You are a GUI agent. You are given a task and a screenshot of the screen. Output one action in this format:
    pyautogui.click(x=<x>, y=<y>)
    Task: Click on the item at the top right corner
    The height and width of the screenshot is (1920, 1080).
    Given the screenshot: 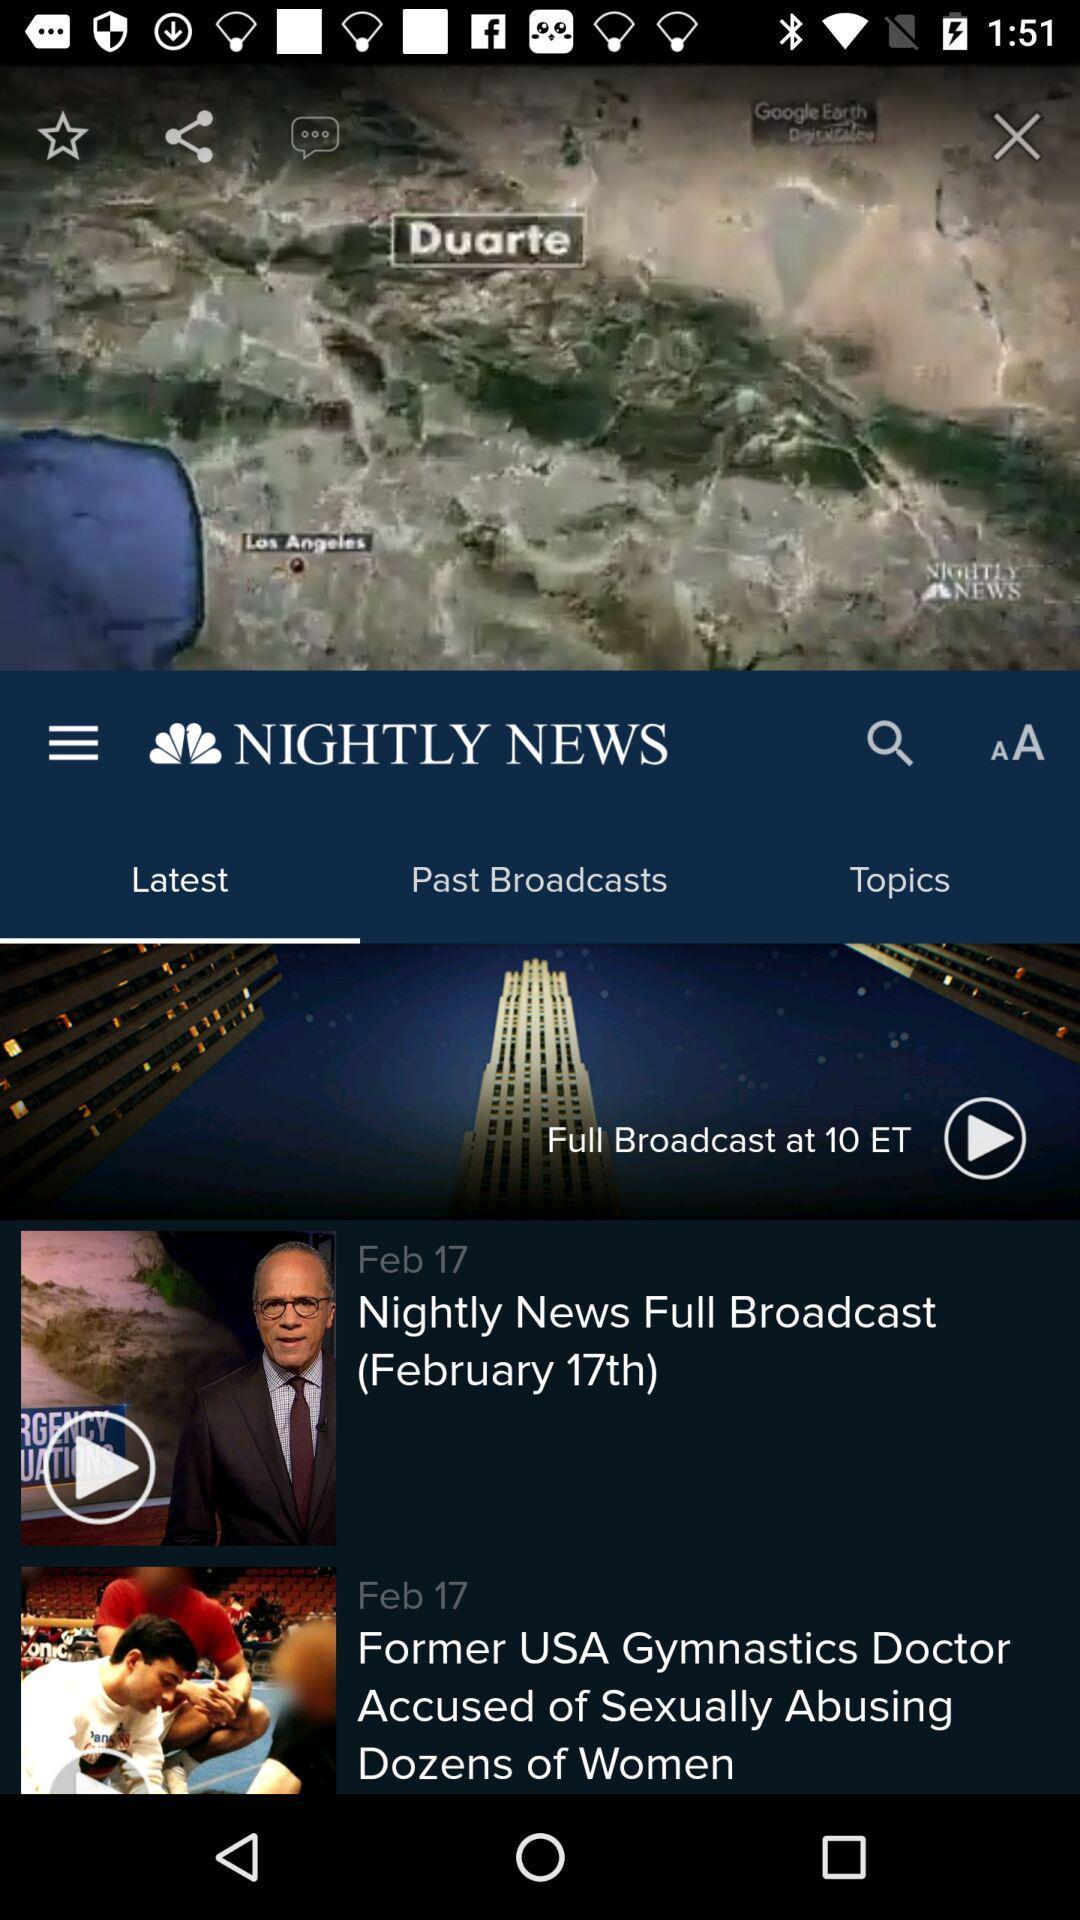 What is the action you would take?
    pyautogui.click(x=1017, y=135)
    